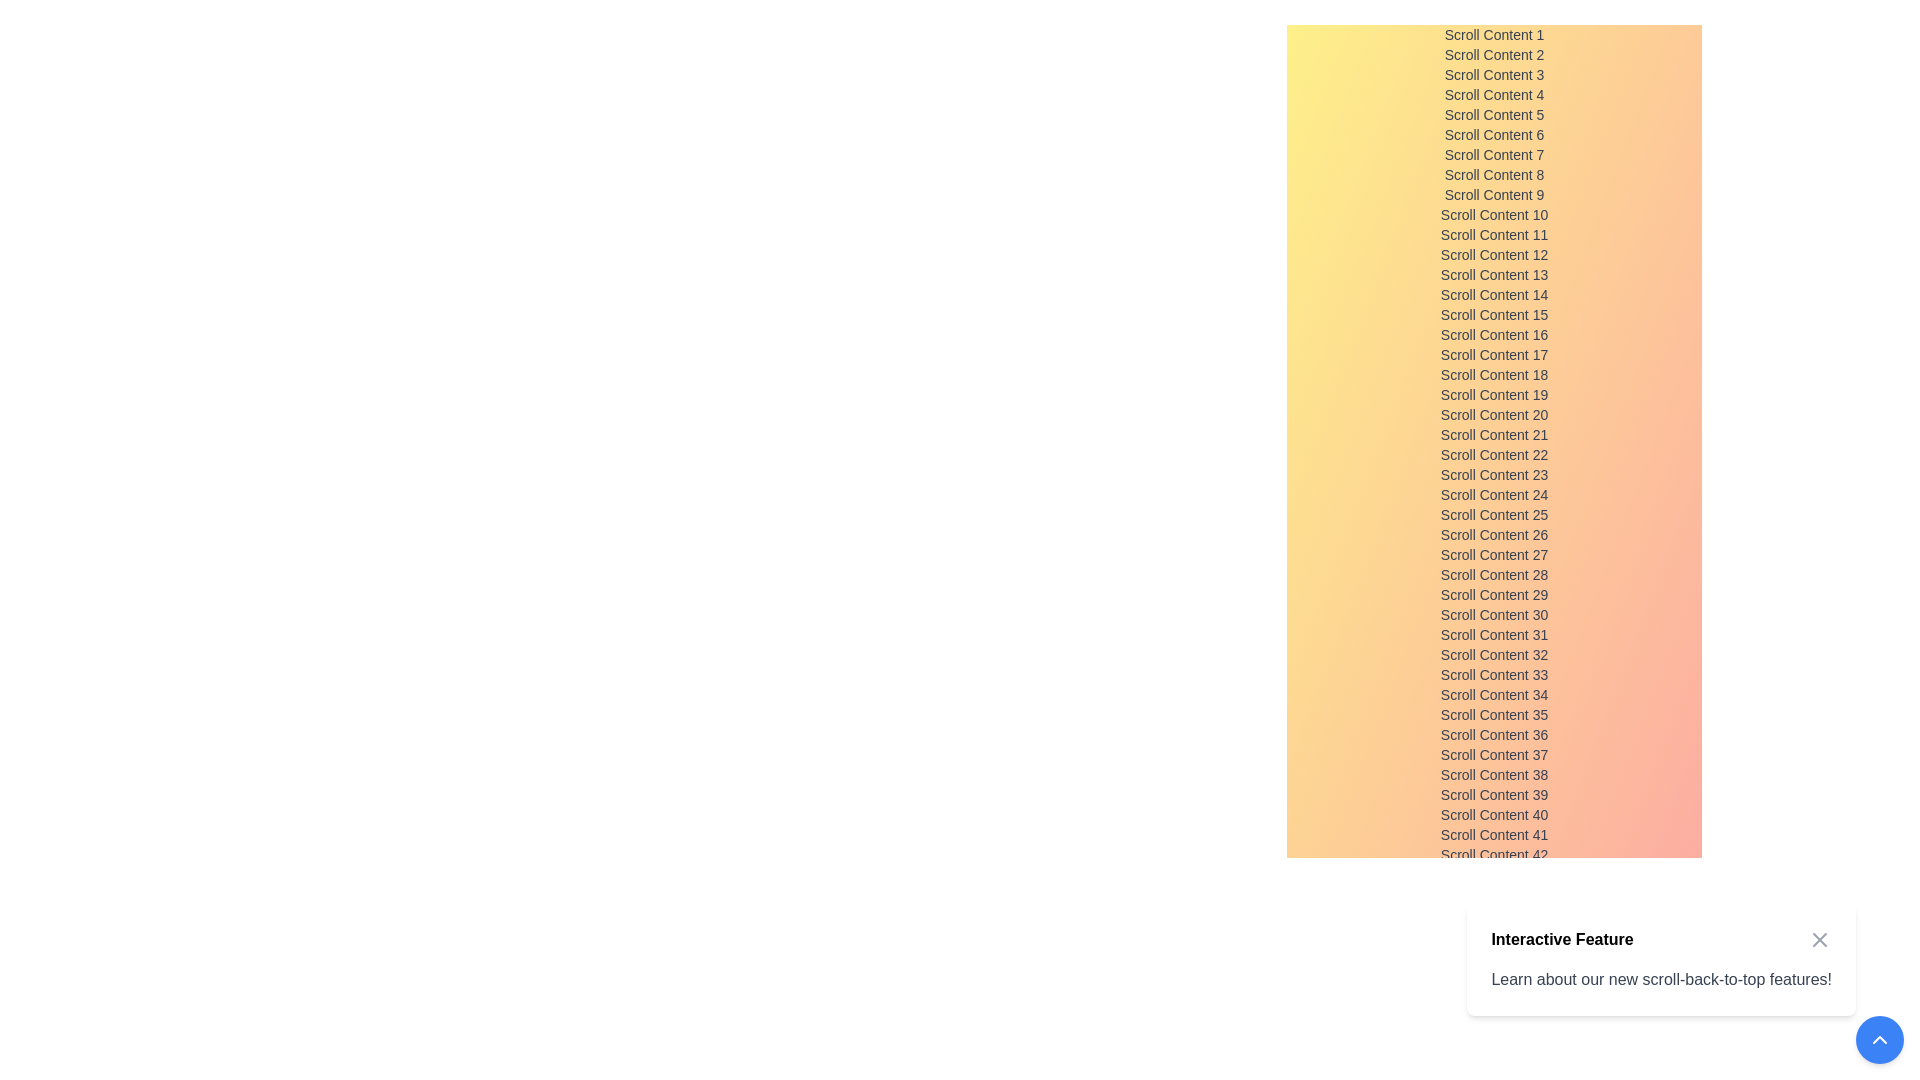 This screenshot has height=1080, width=1920. I want to click on the static text label that displays 'Scroll Content 41', which is styled in a smaller font size and medium gray color, located near the bottom of a vertically stacked list of similar elements, so click(1494, 834).